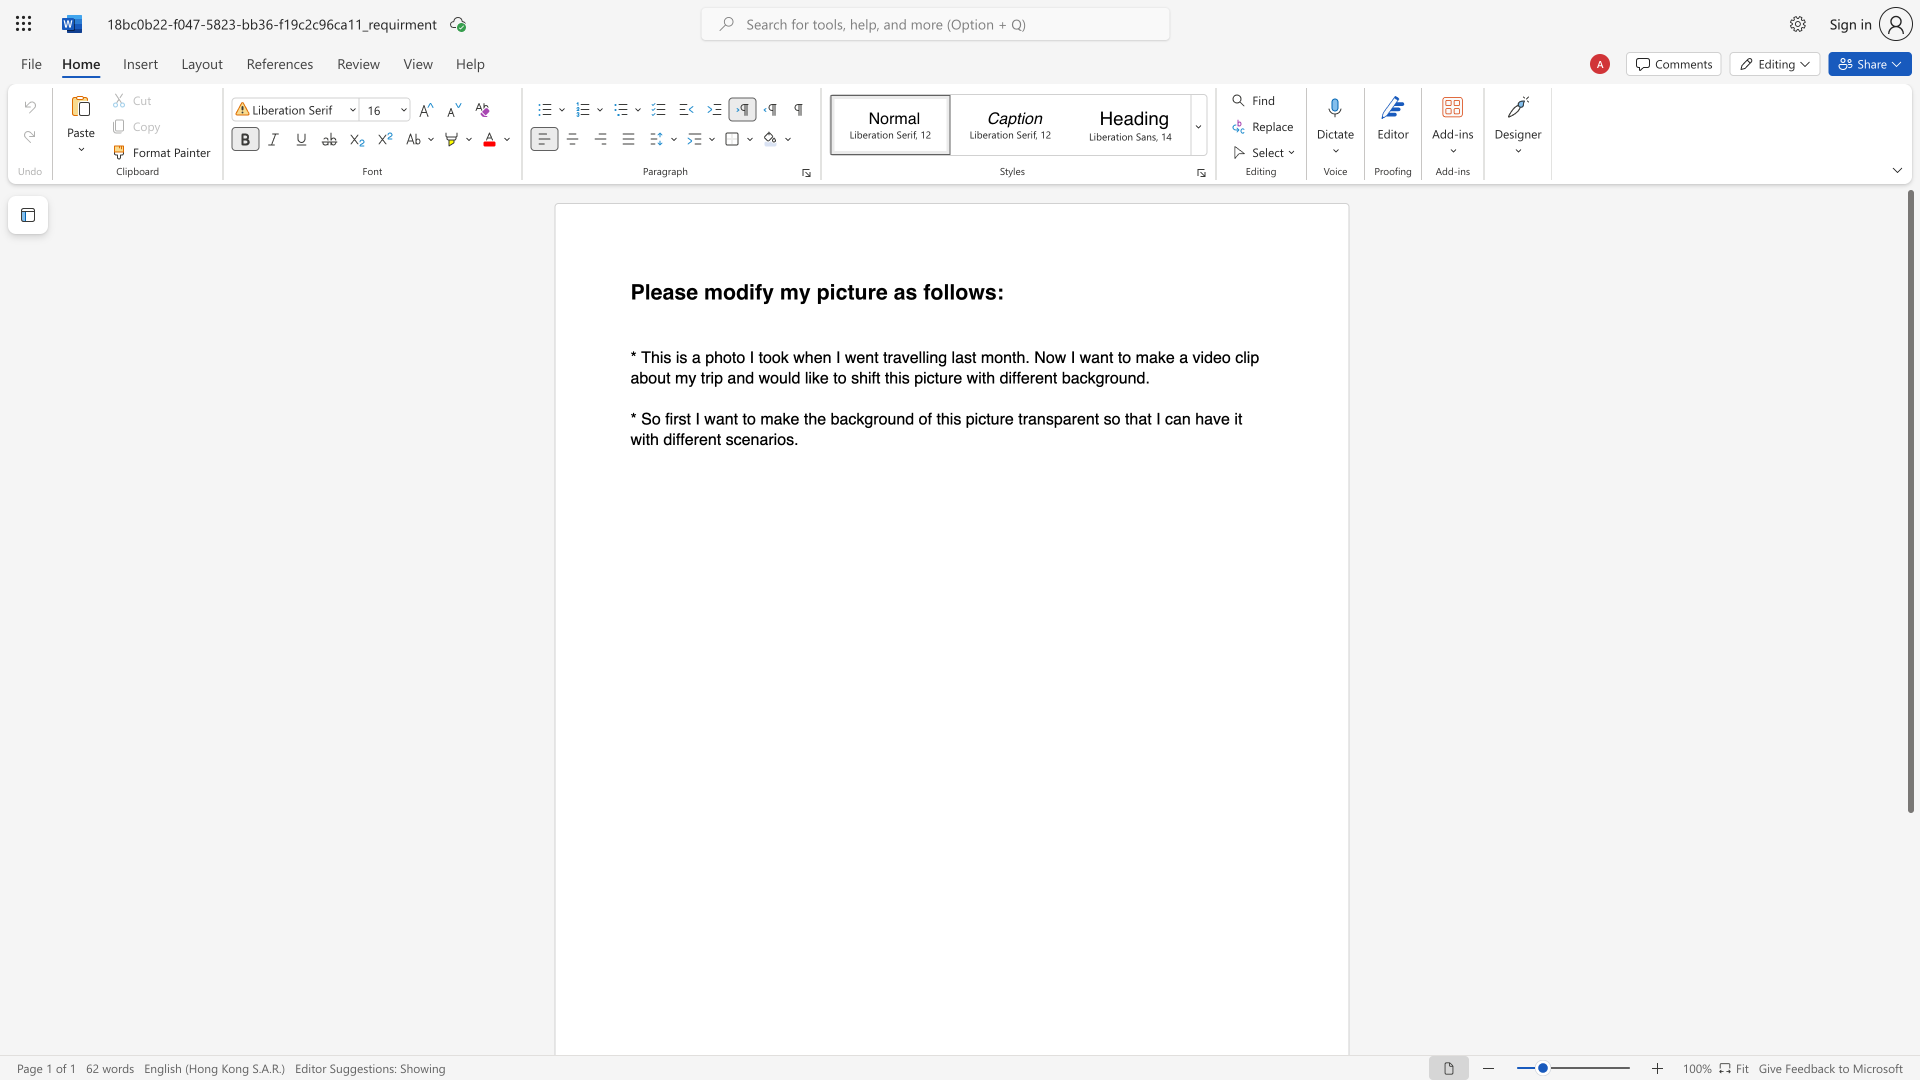  What do you see at coordinates (871, 292) in the screenshot?
I see `the 1th character "r" in the text` at bounding box center [871, 292].